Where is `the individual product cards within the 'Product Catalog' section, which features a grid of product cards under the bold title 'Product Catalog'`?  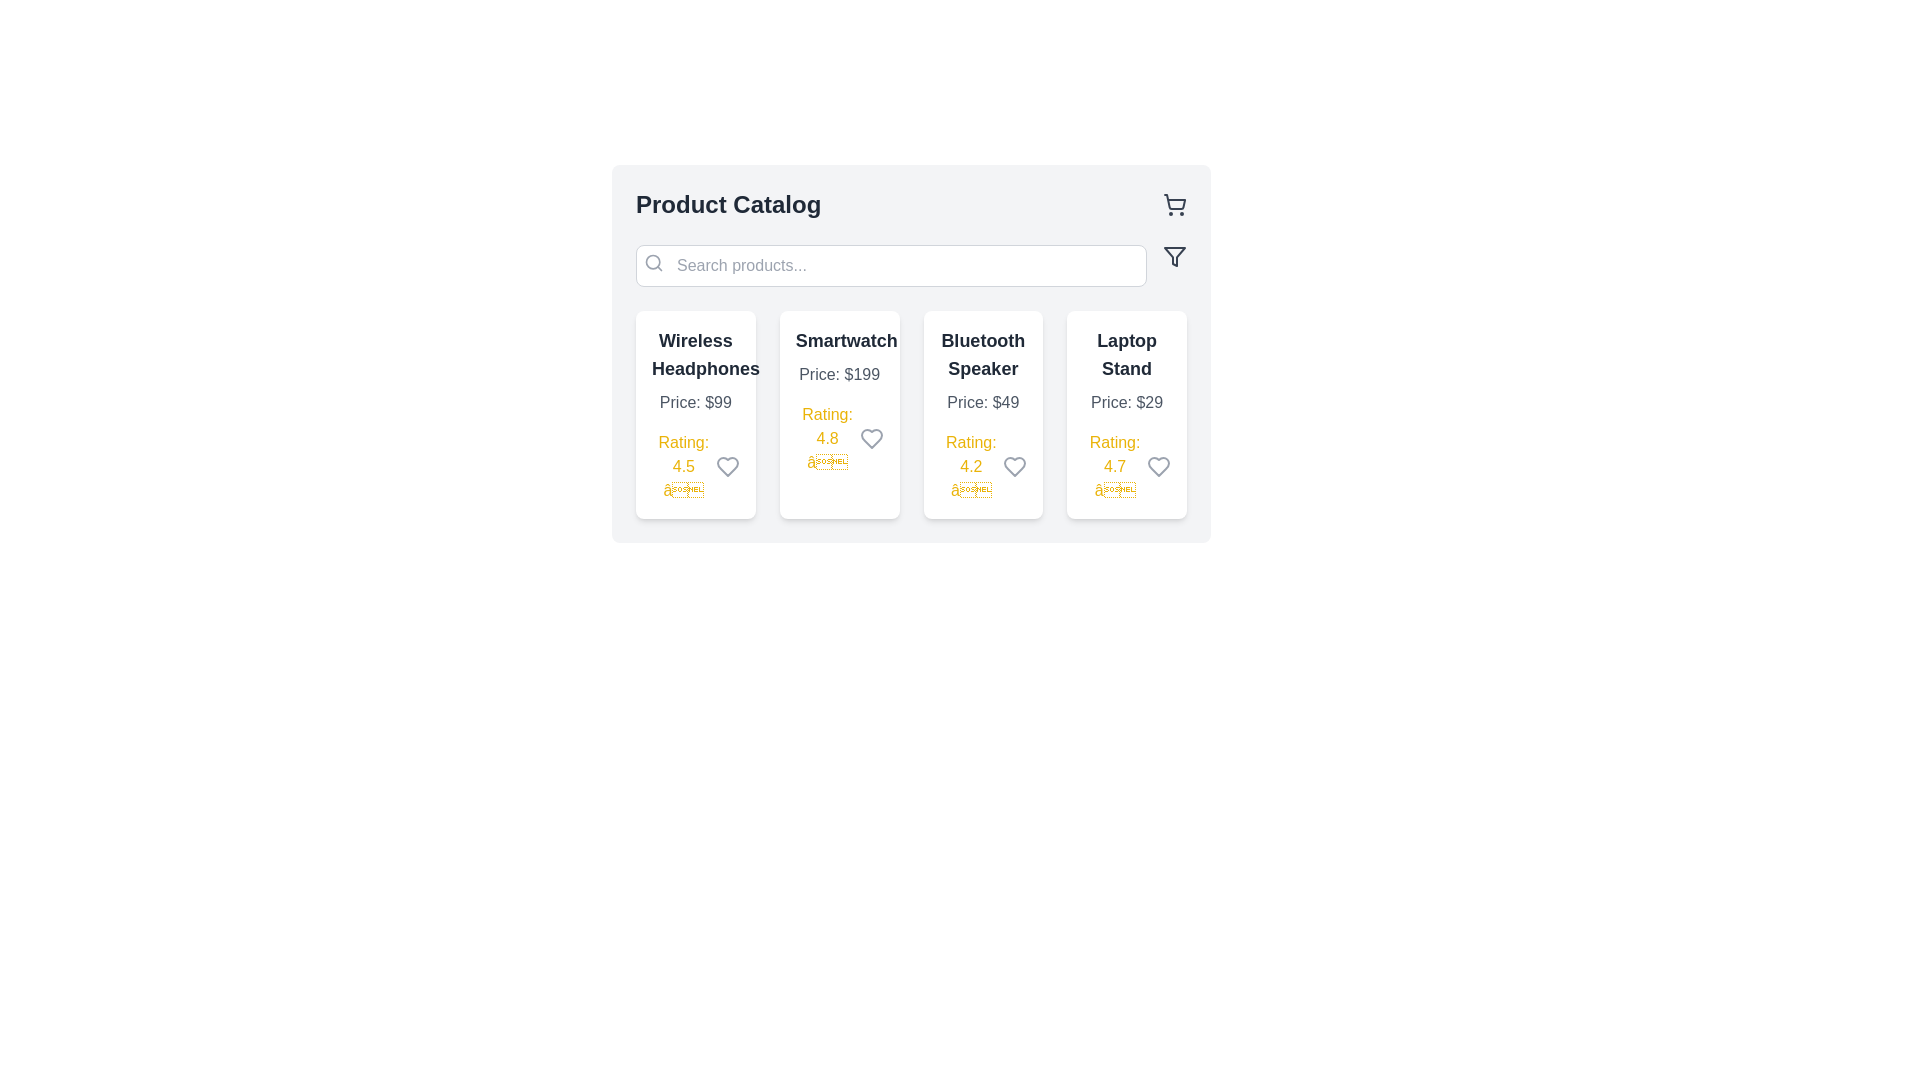 the individual product cards within the 'Product Catalog' section, which features a grid of product cards under the bold title 'Product Catalog' is located at coordinates (910, 353).